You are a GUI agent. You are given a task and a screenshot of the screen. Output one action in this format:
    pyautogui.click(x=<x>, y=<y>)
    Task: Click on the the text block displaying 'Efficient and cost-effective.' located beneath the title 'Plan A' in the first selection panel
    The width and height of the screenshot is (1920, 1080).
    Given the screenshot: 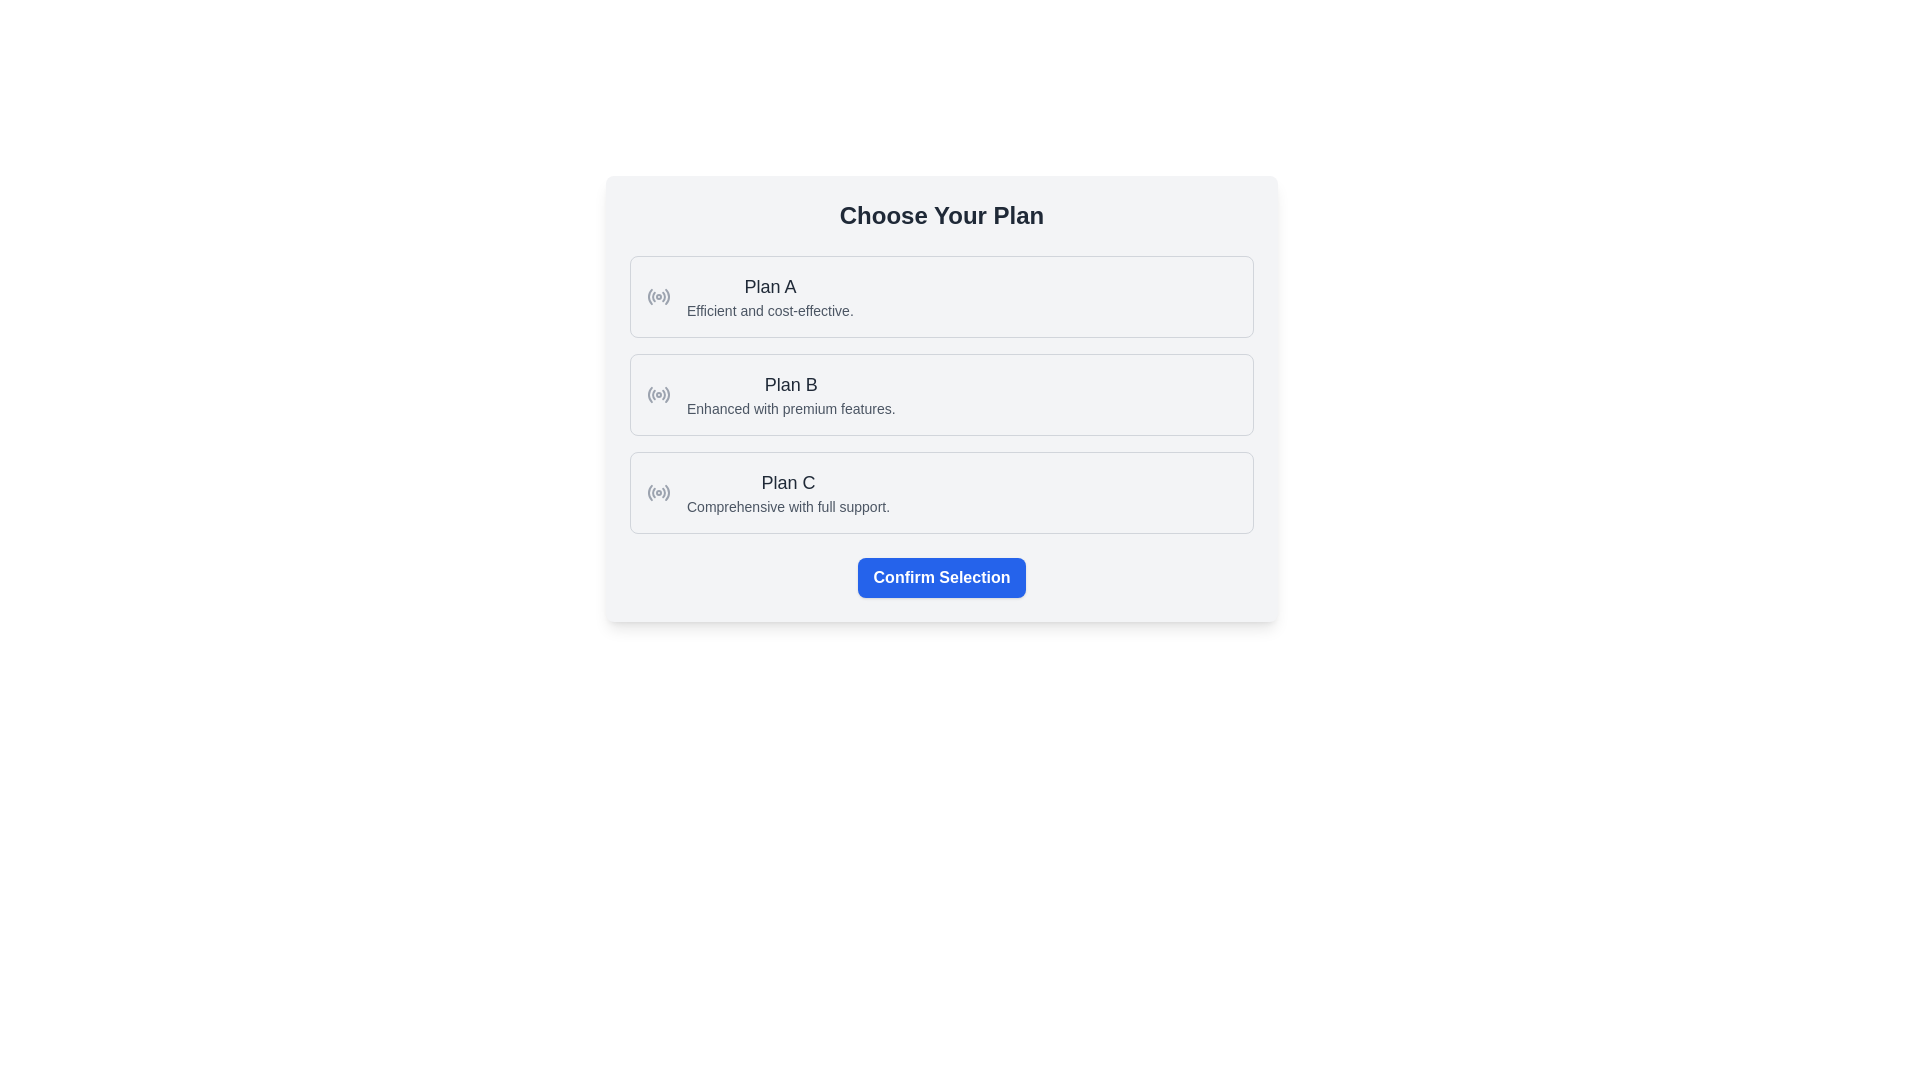 What is the action you would take?
    pyautogui.click(x=769, y=311)
    